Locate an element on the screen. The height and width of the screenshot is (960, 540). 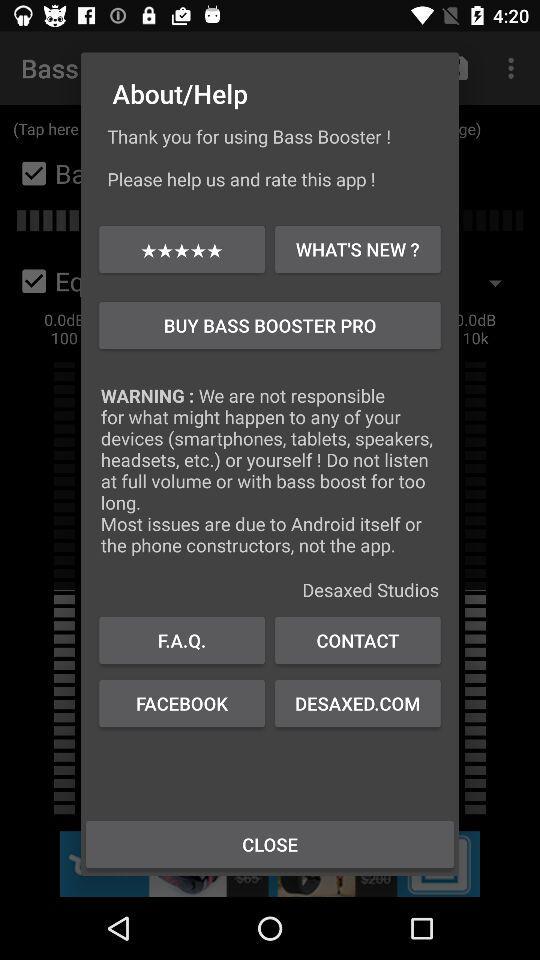
the icon above the buy bass booster is located at coordinates (356, 248).